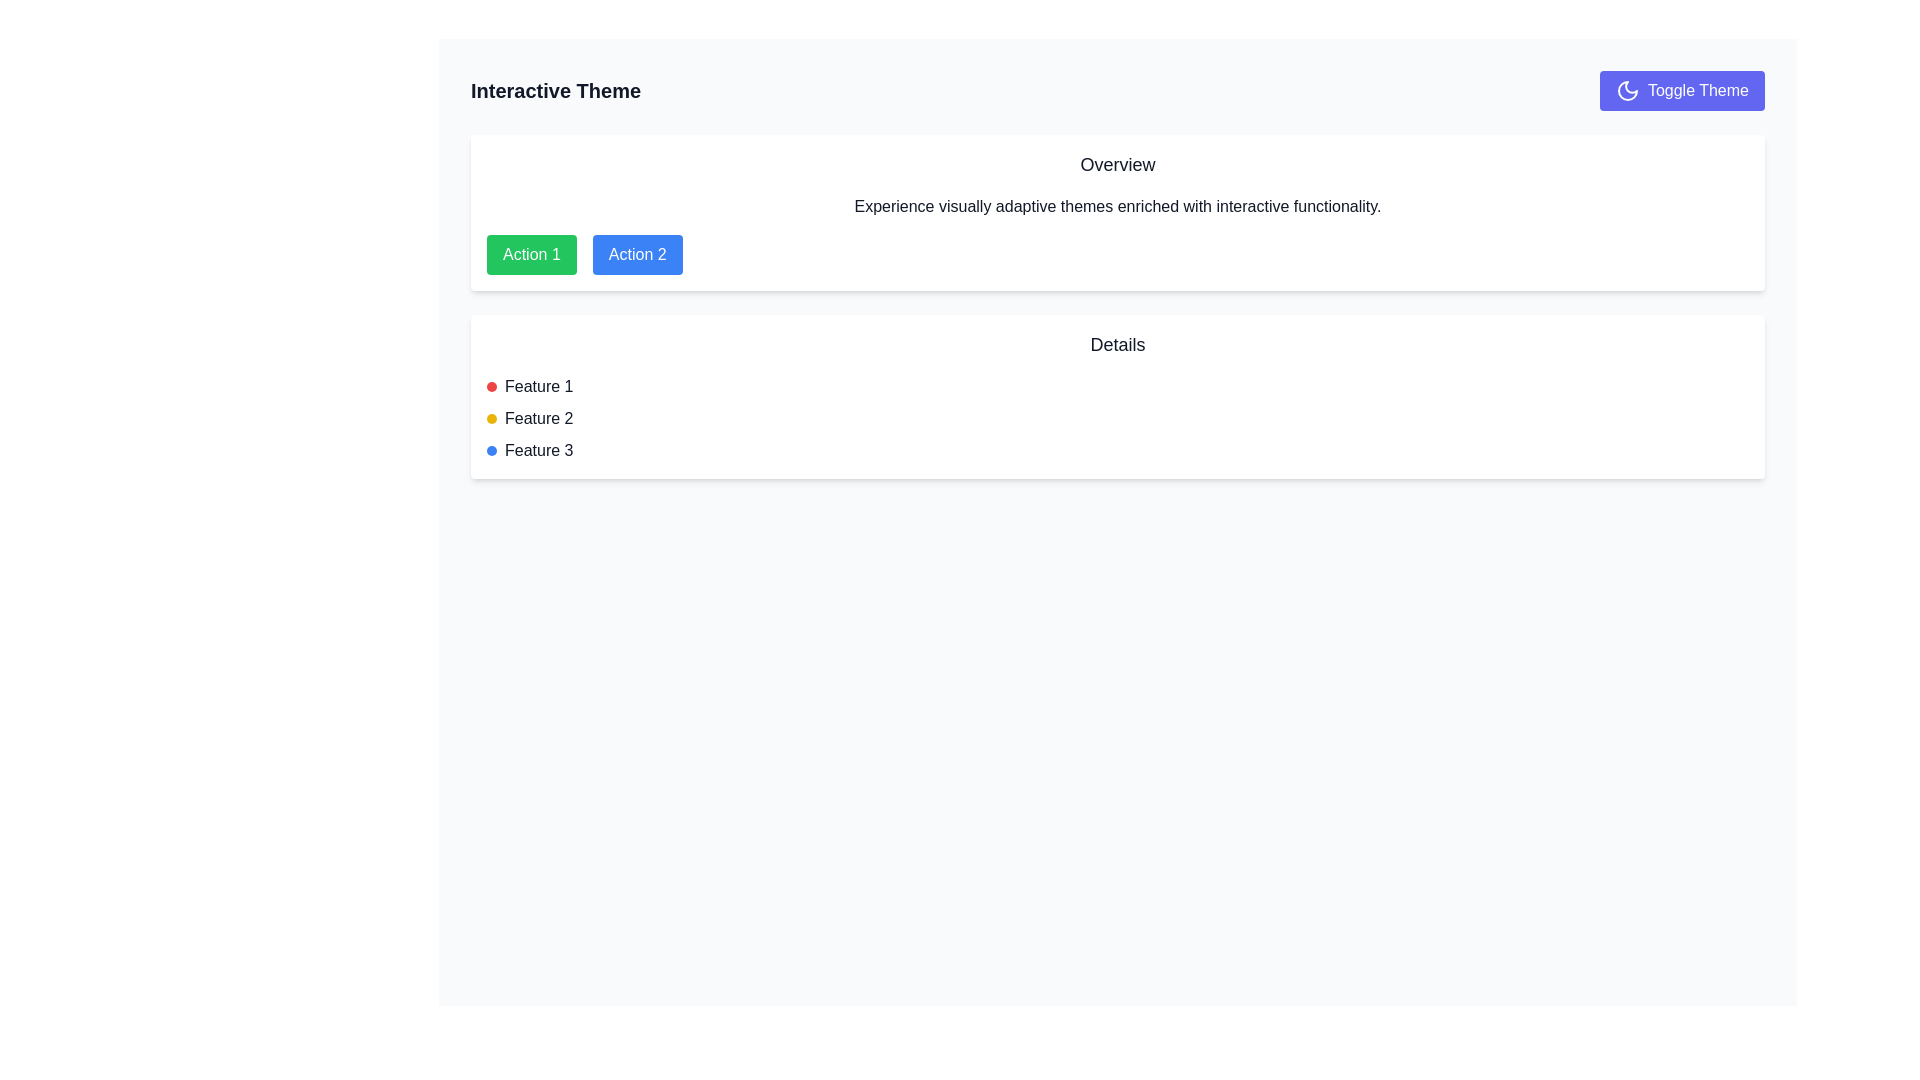 The width and height of the screenshot is (1920, 1080). I want to click on information contained in the text component displaying the message: 'Experience visually adaptive themes enriched with interactive functionality.', so click(1117, 207).